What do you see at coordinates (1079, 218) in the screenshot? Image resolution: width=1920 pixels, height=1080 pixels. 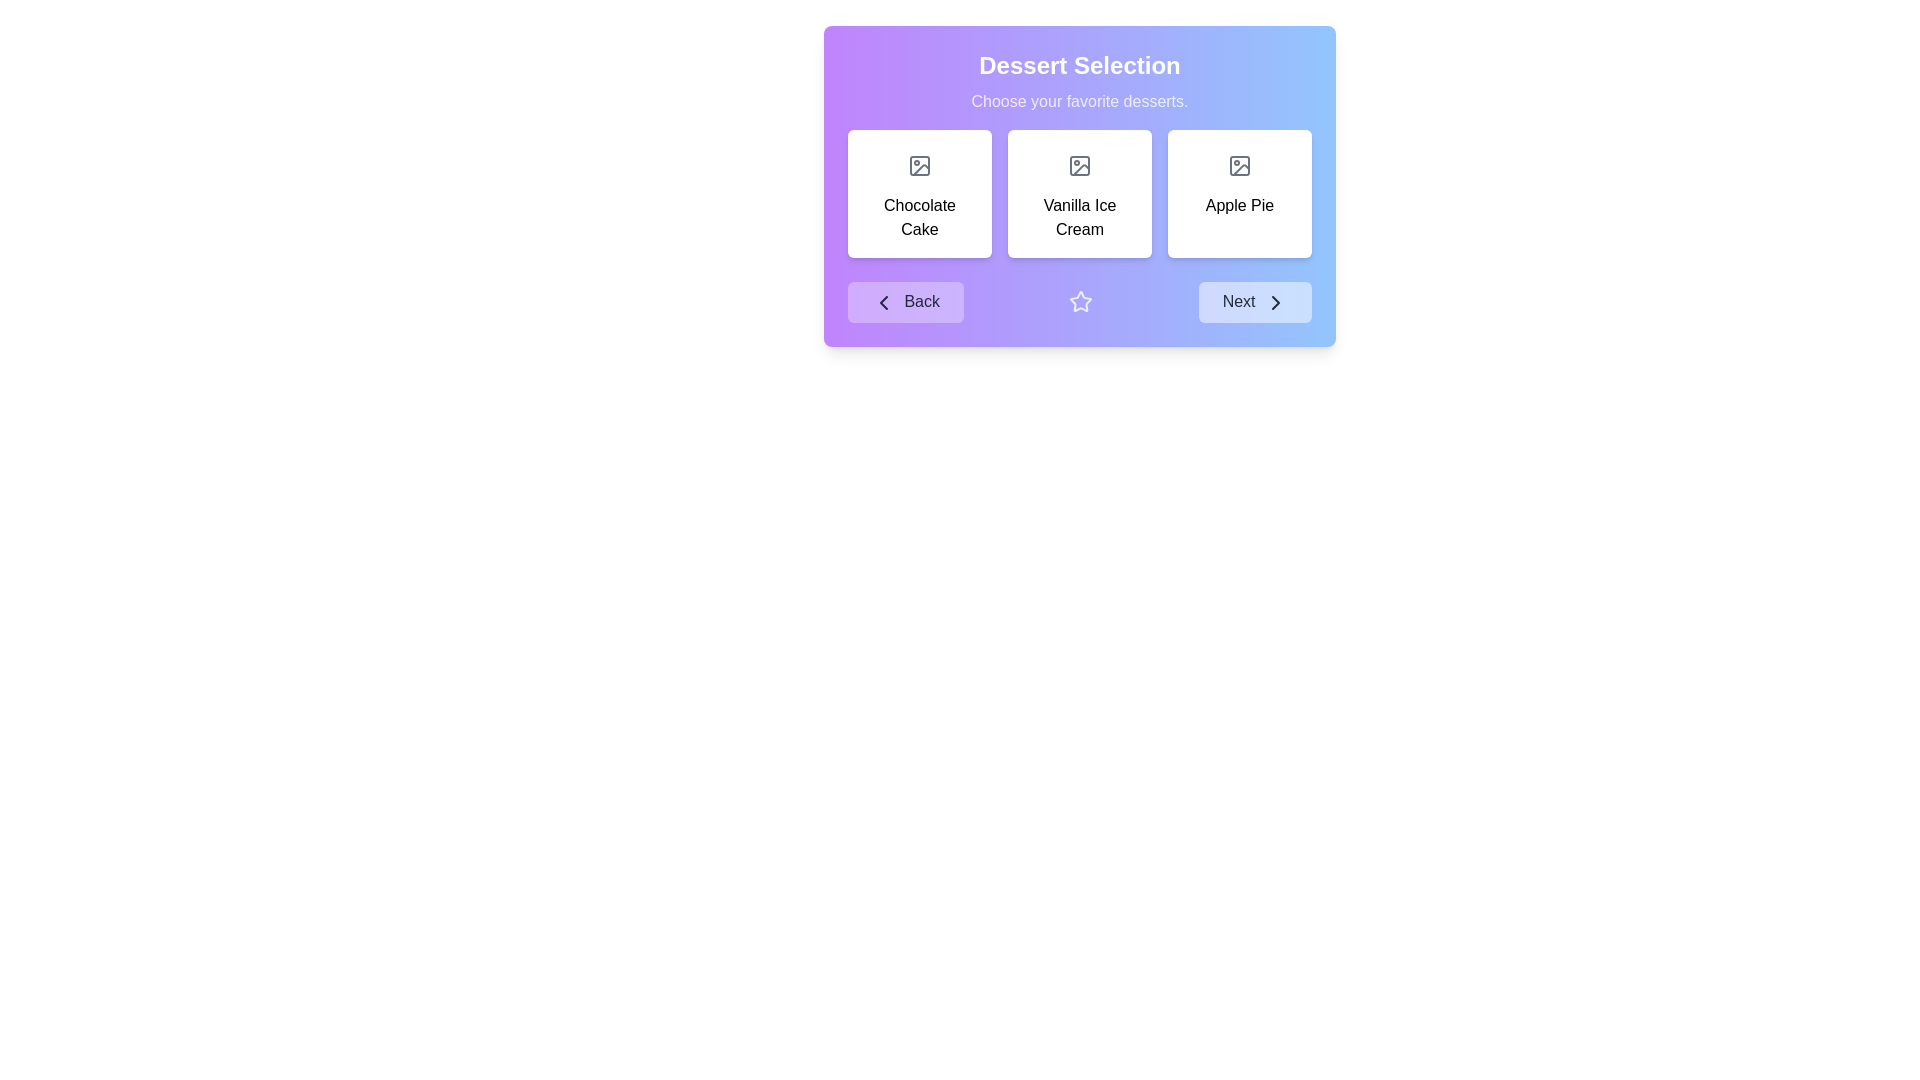 I see `the text label identifying the card's content for 'Vanilla Ice Cream', which is located beneath an icon in the middle column of three horizontally presented options` at bounding box center [1079, 218].